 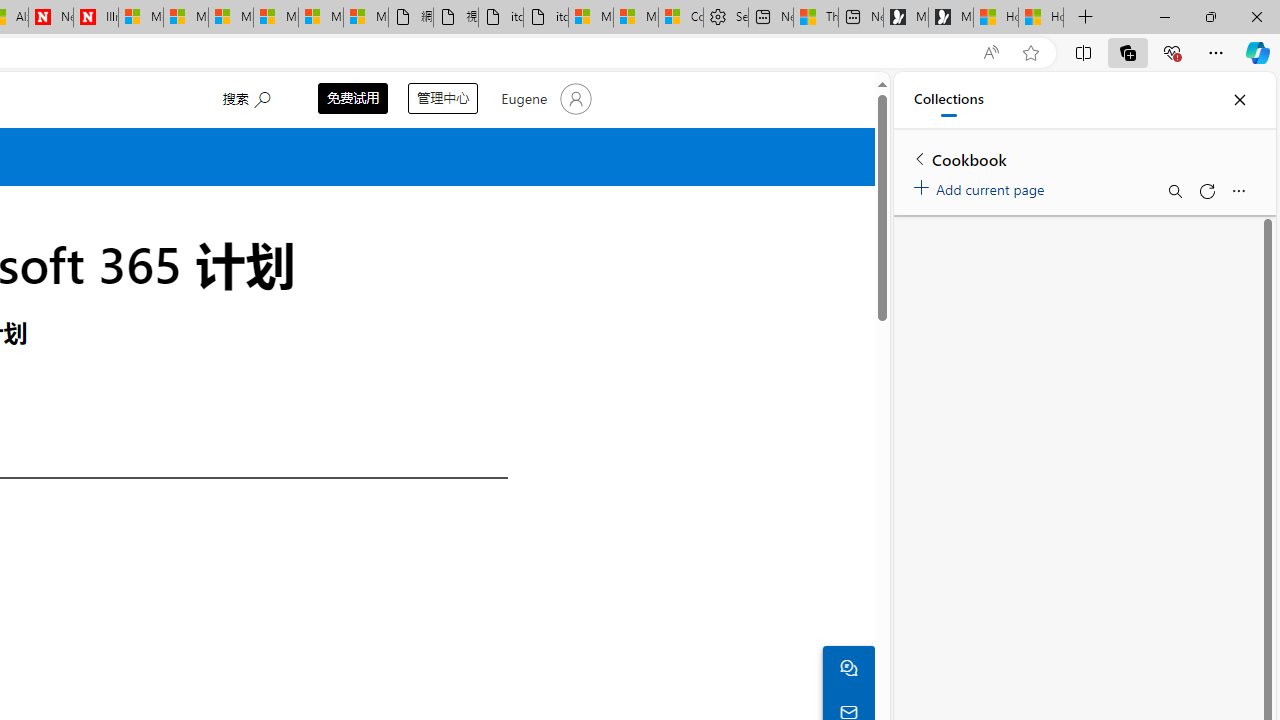 I want to click on 'How to Use a TV as a Computer Monitor', so click(x=1040, y=17).